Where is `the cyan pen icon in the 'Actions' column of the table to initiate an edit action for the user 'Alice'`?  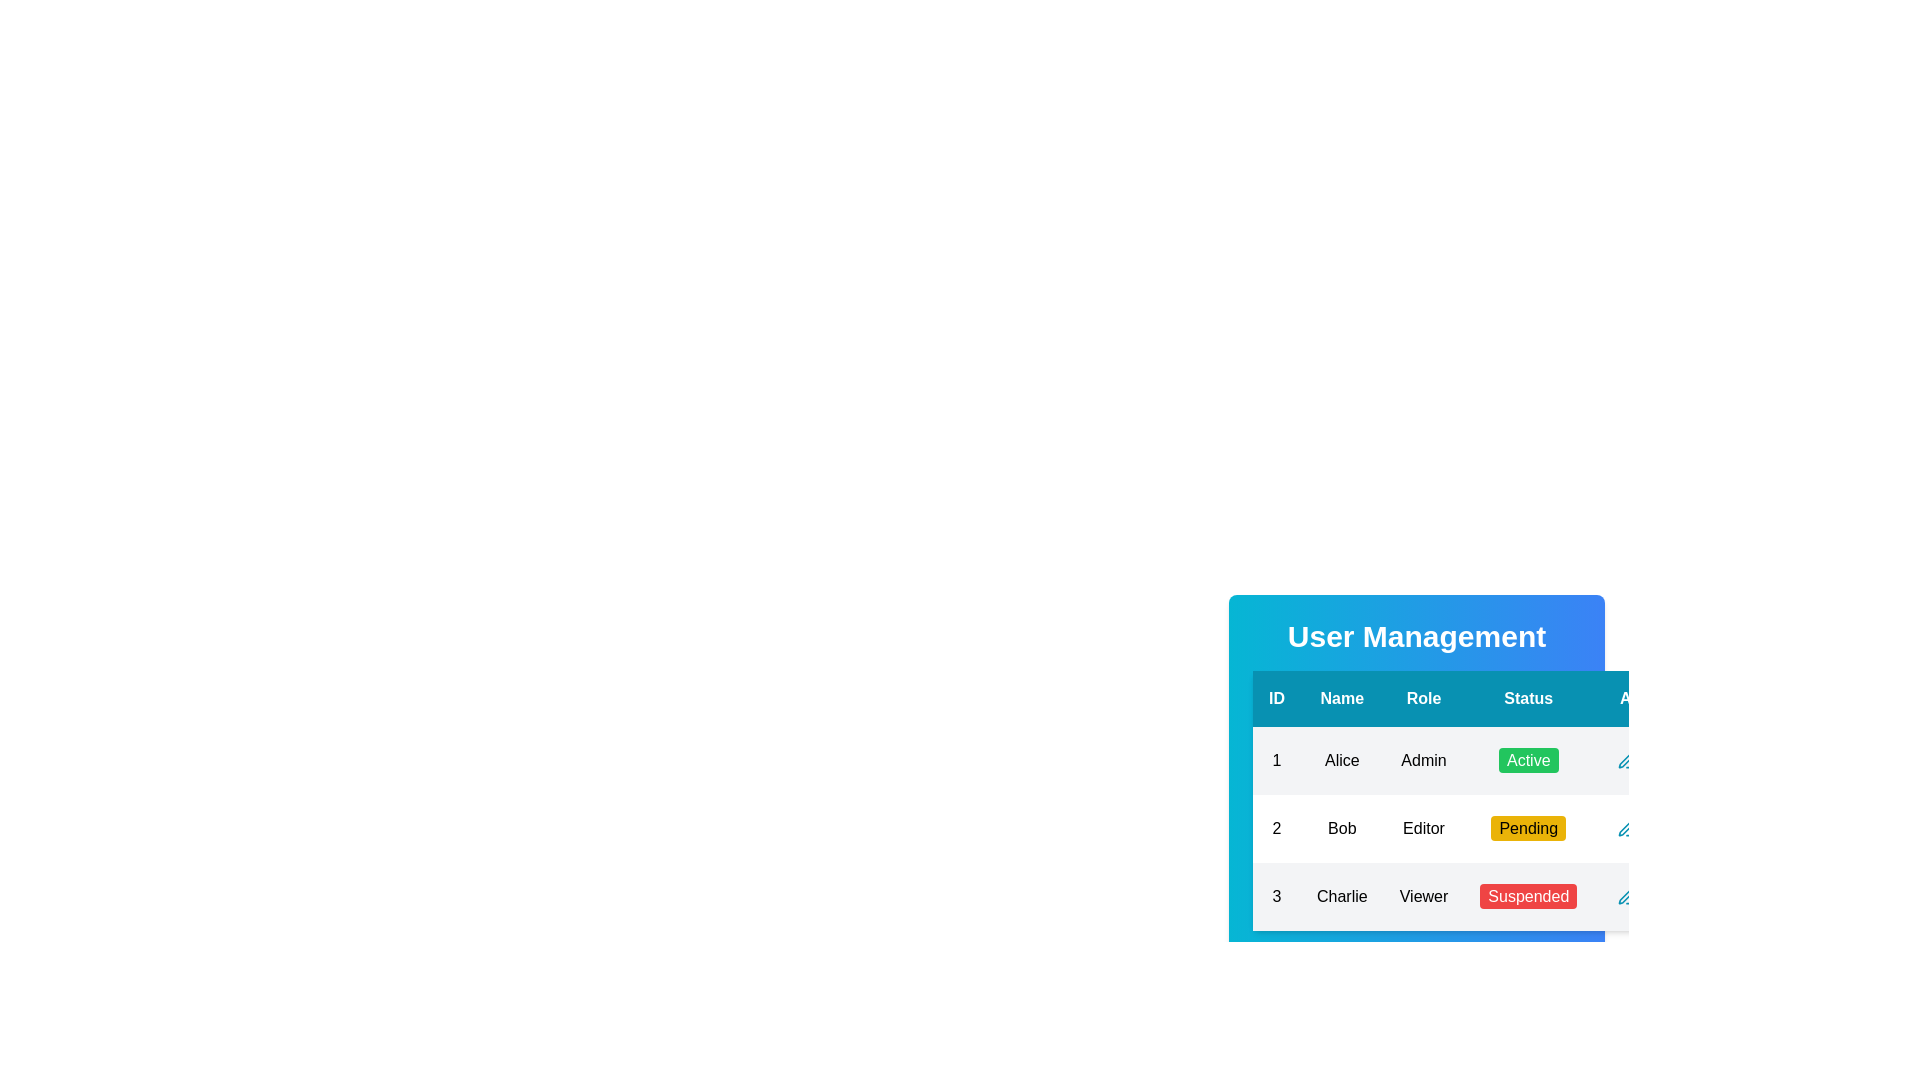 the cyan pen icon in the 'Actions' column of the table to initiate an edit action for the user 'Alice' is located at coordinates (1627, 760).